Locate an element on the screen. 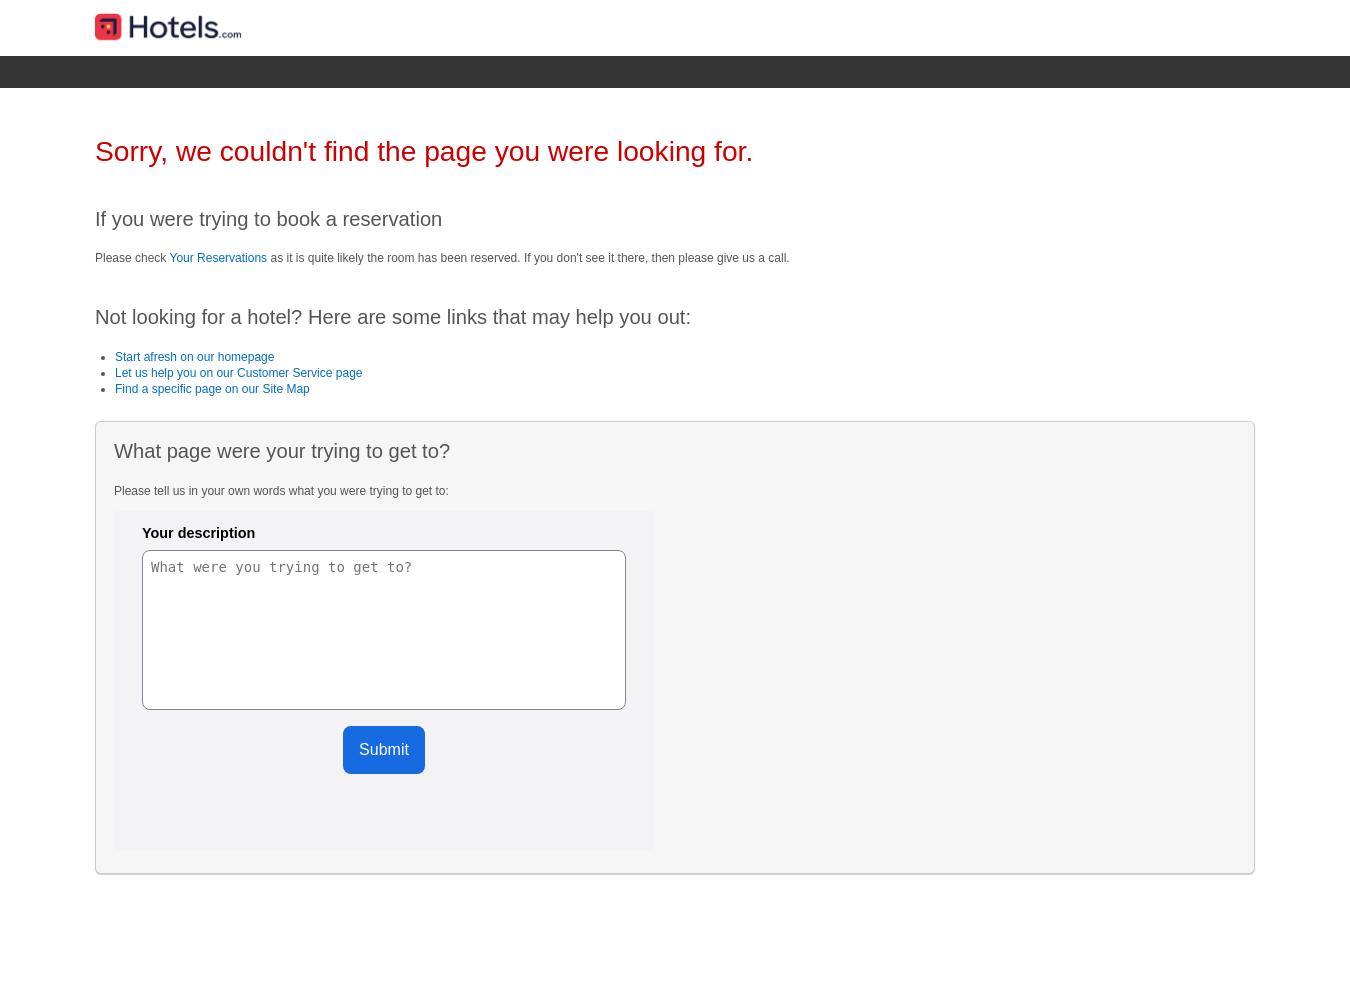 The image size is (1350, 1000). 'Please tell us in your own words what you were trying to get to:' is located at coordinates (113, 489).